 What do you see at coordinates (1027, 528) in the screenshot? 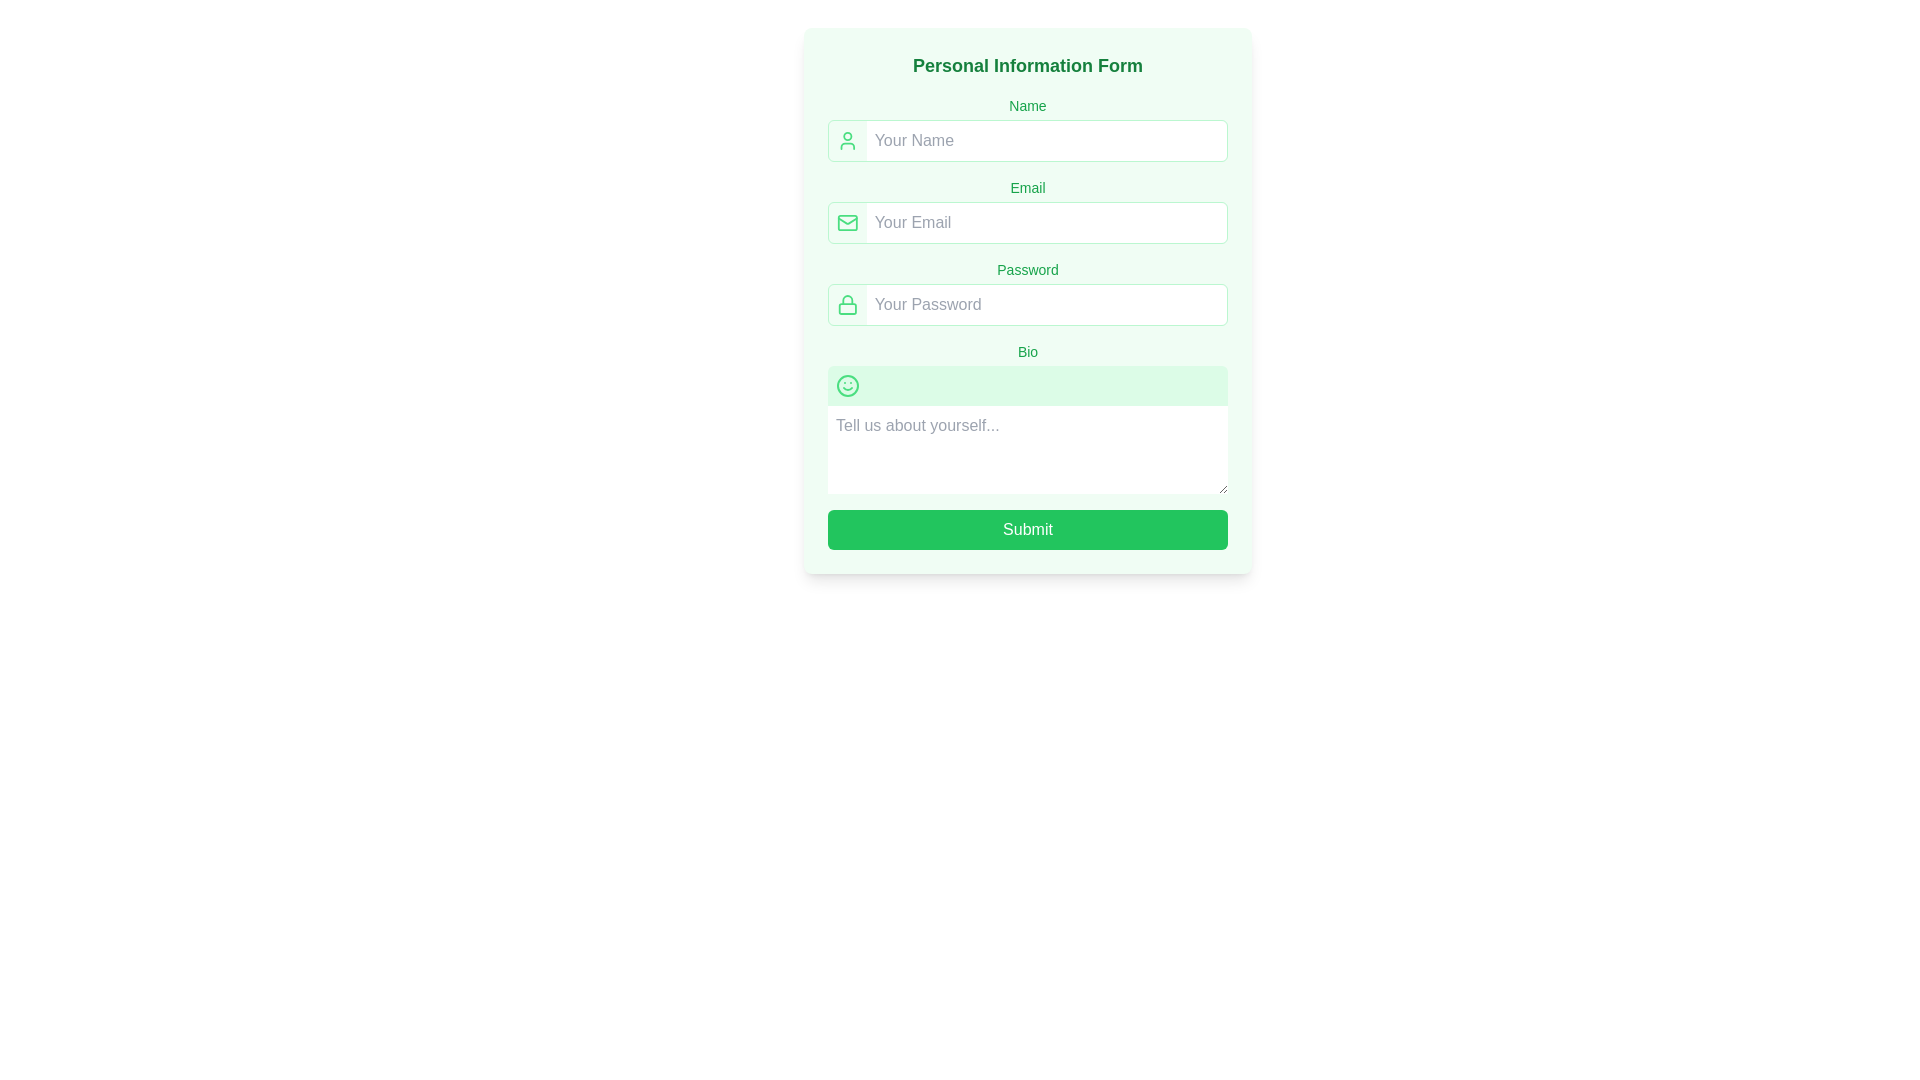
I see `the submit button located at the bottom of the form, directly below the 'Bio' text input field` at bounding box center [1027, 528].